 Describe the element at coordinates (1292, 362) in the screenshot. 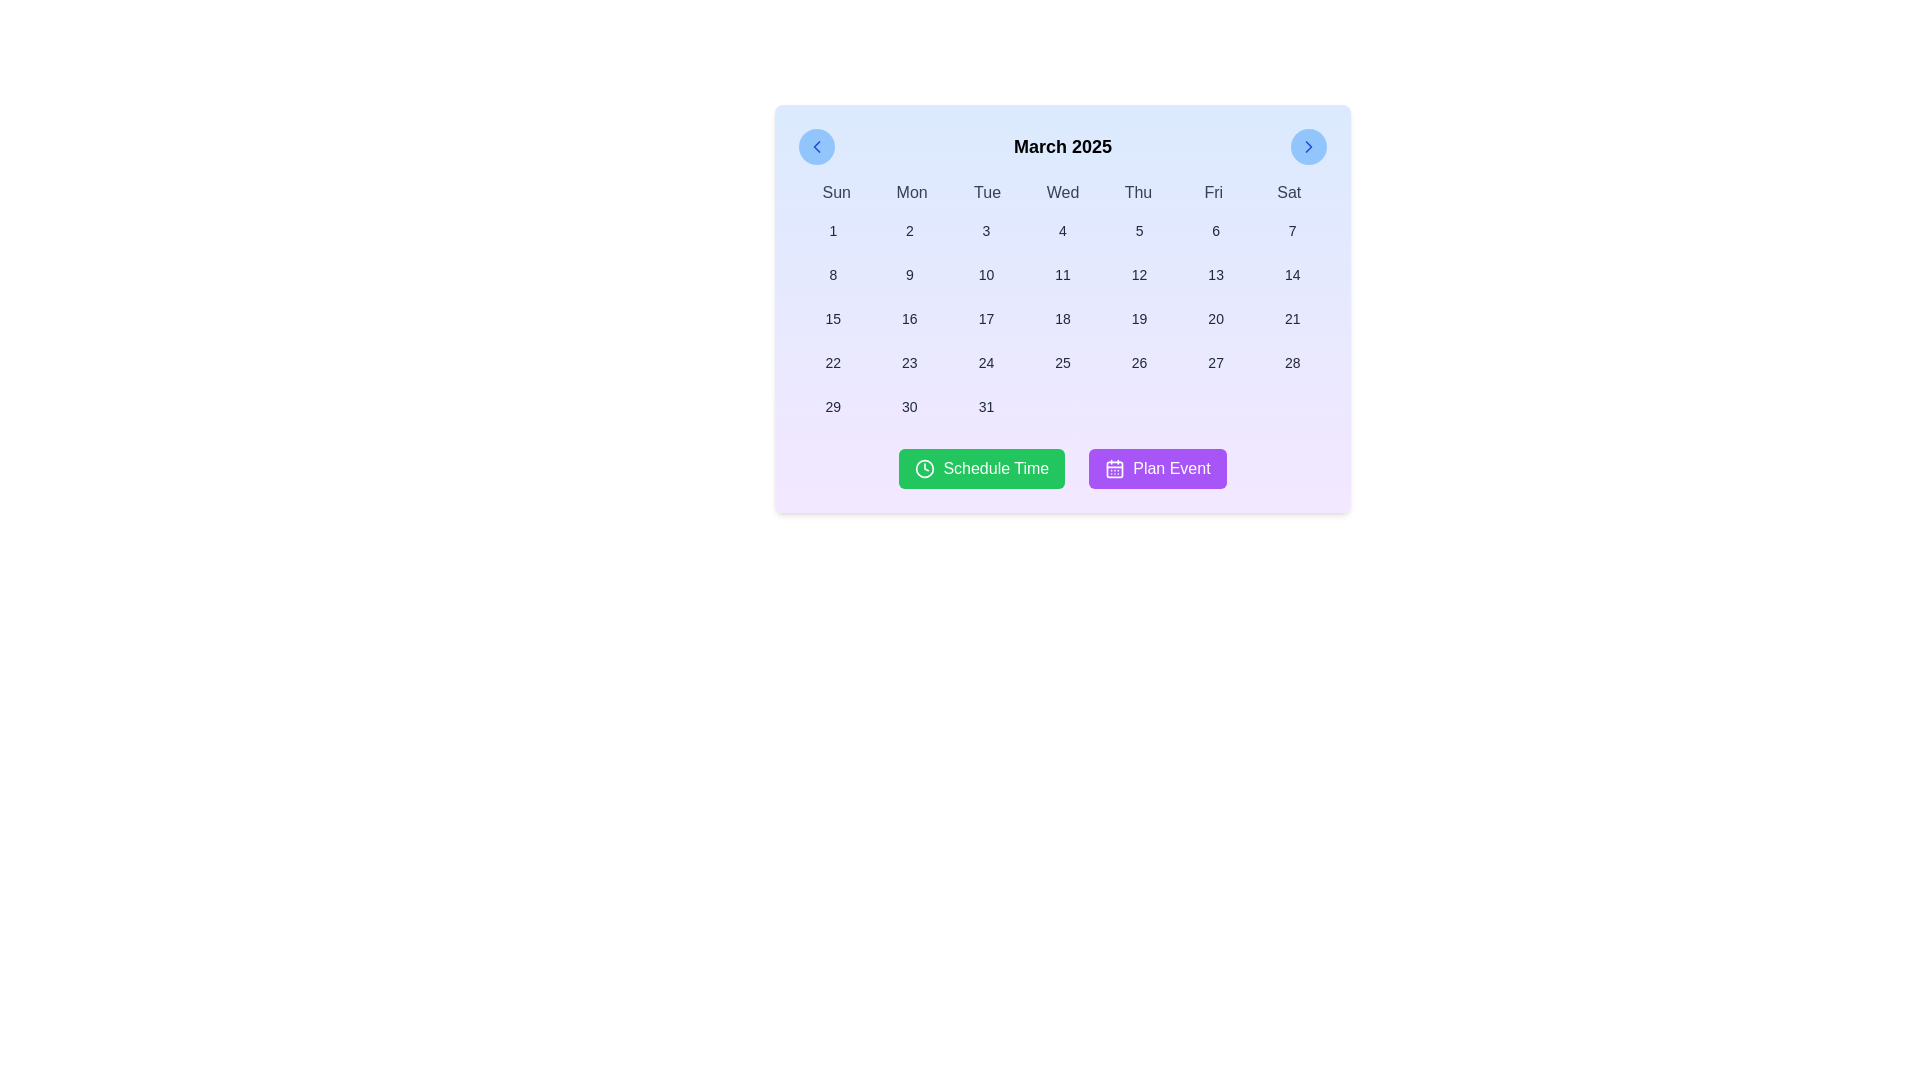

I see `the button representing the 28th day of the month in the calendar interface` at that location.